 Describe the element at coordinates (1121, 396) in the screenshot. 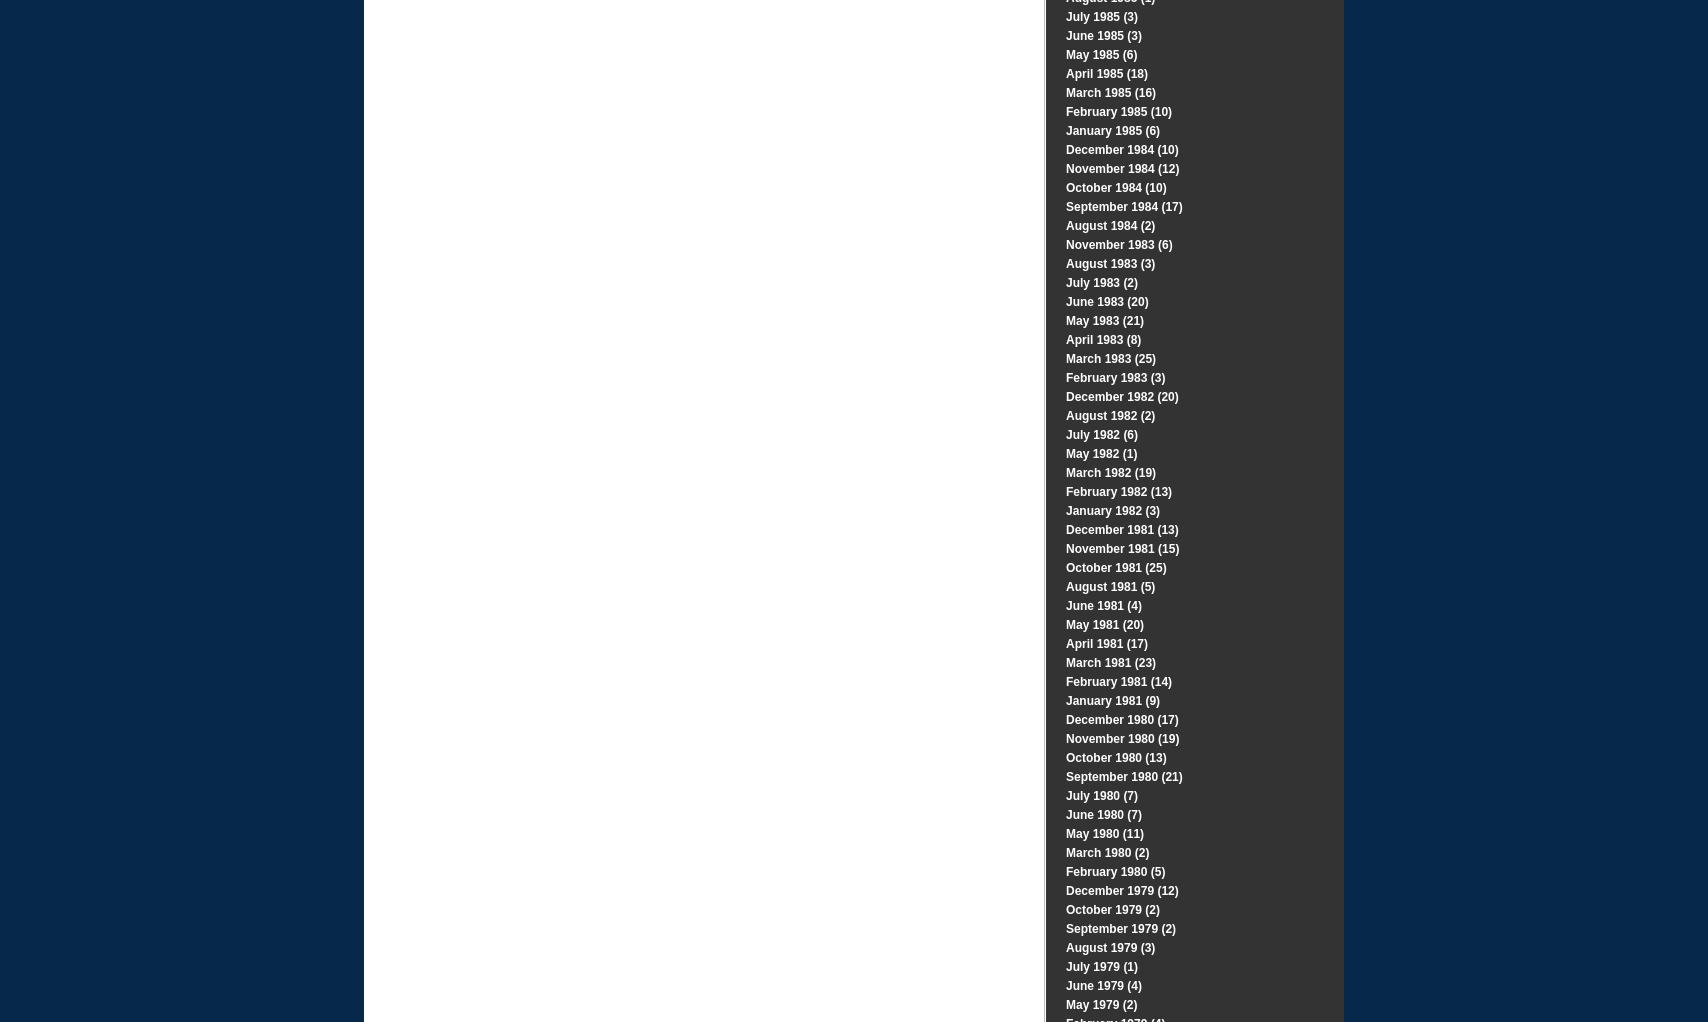

I see `'December 1982 (20)'` at that location.